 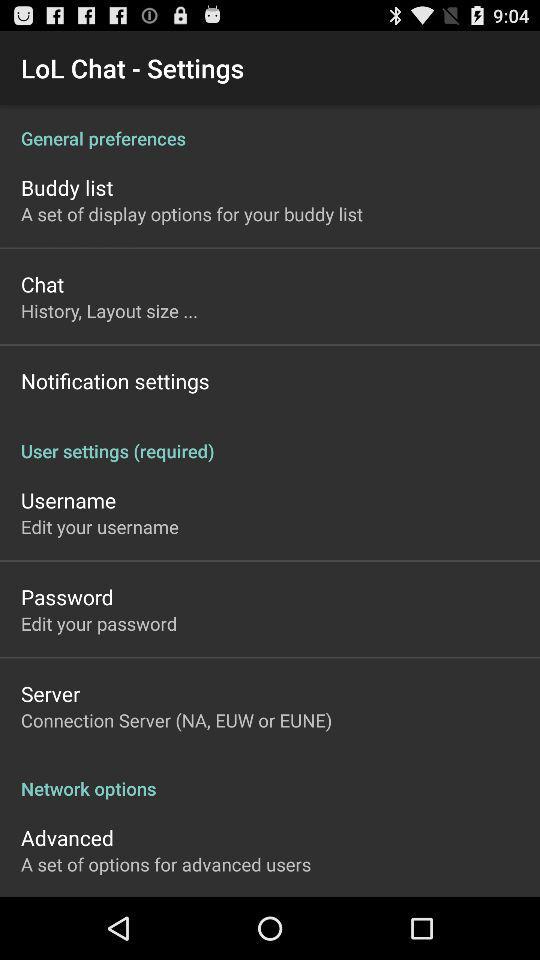 What do you see at coordinates (109, 310) in the screenshot?
I see `the history, layout size ...` at bounding box center [109, 310].